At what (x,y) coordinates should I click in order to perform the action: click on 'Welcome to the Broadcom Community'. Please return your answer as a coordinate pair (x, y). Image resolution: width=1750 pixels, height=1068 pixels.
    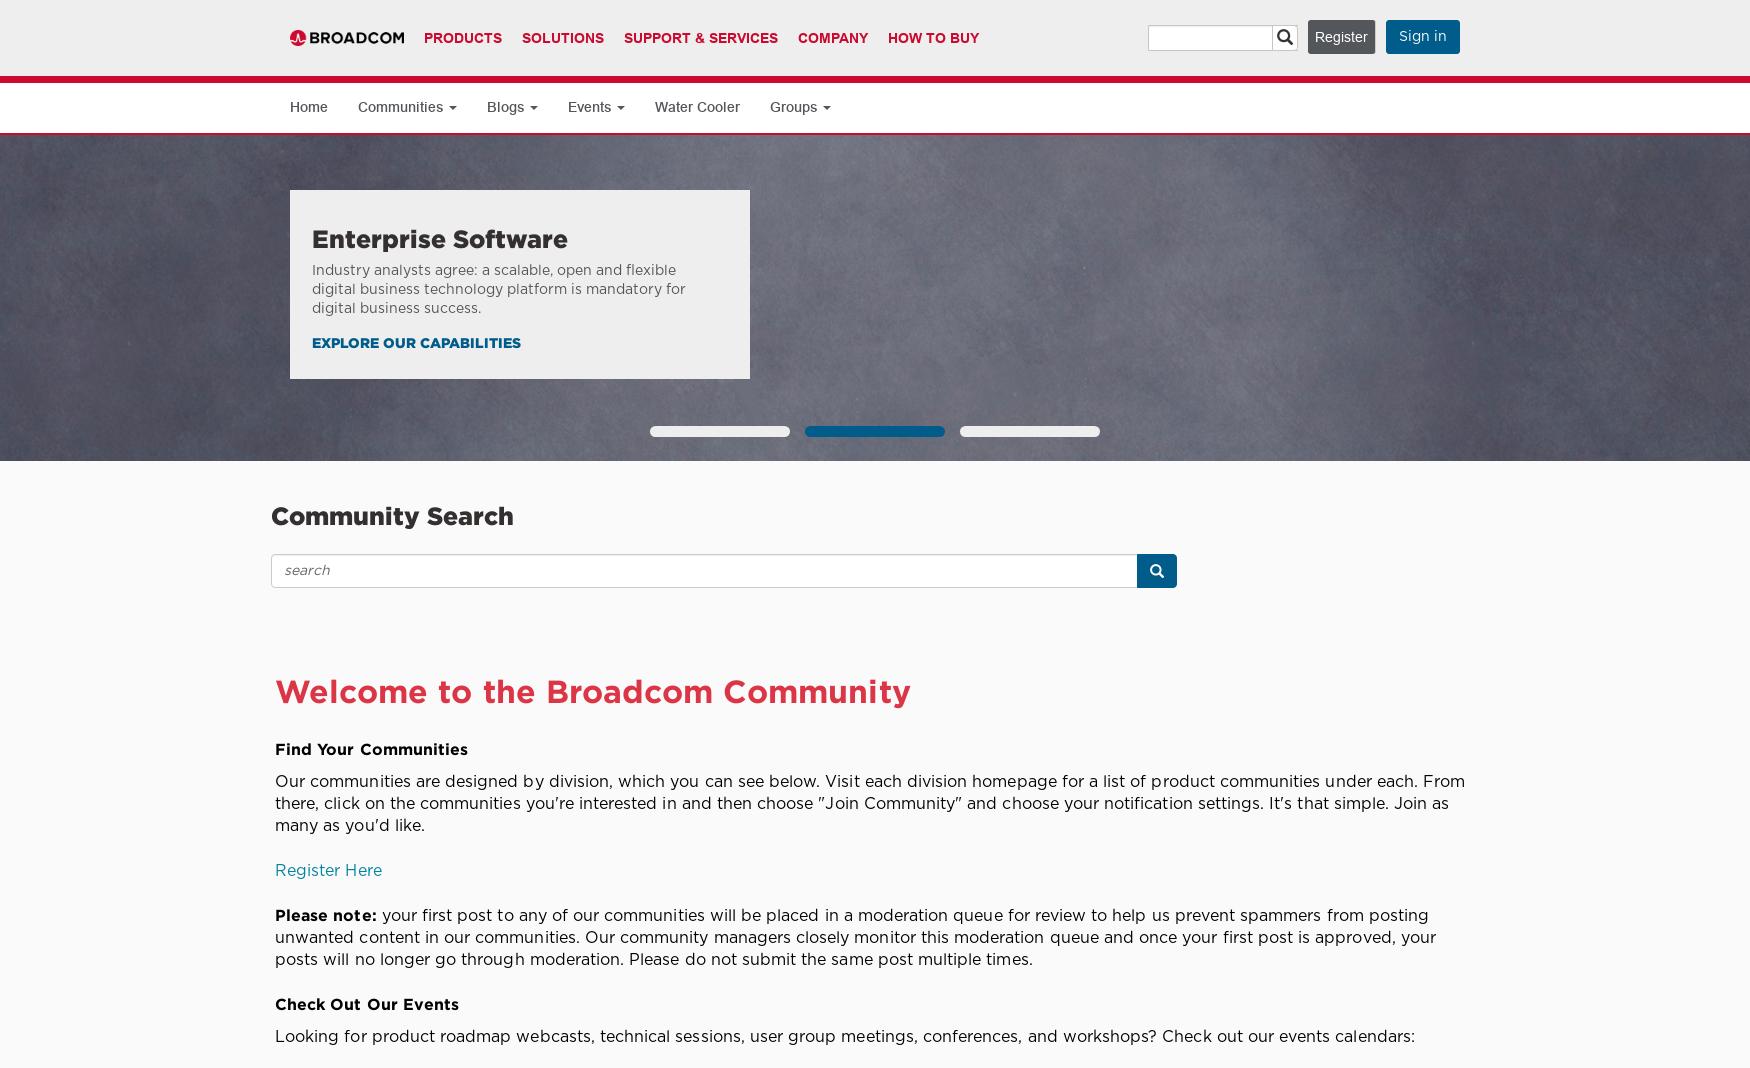
    Looking at the image, I should click on (273, 690).